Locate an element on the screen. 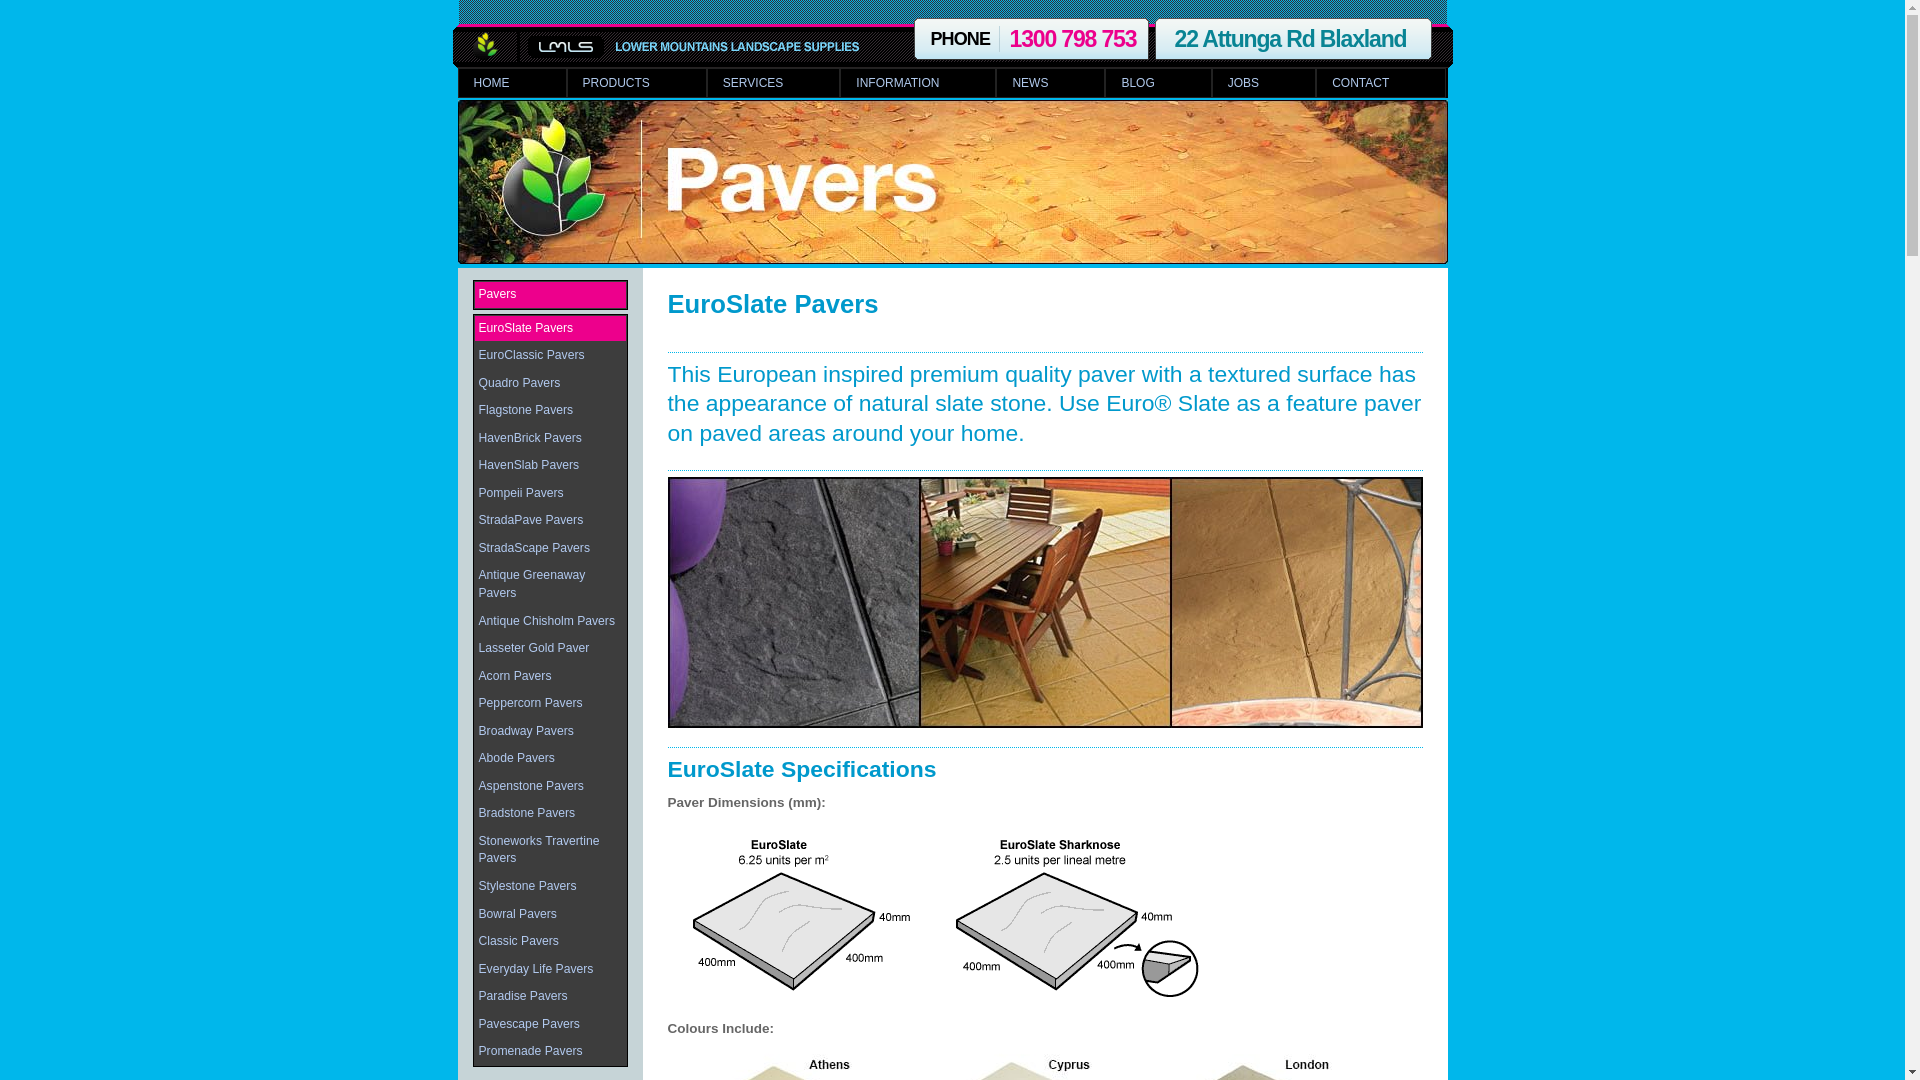 The height and width of the screenshot is (1080, 1920). 'Stoneworks Travertine Pavers' is located at coordinates (549, 850).